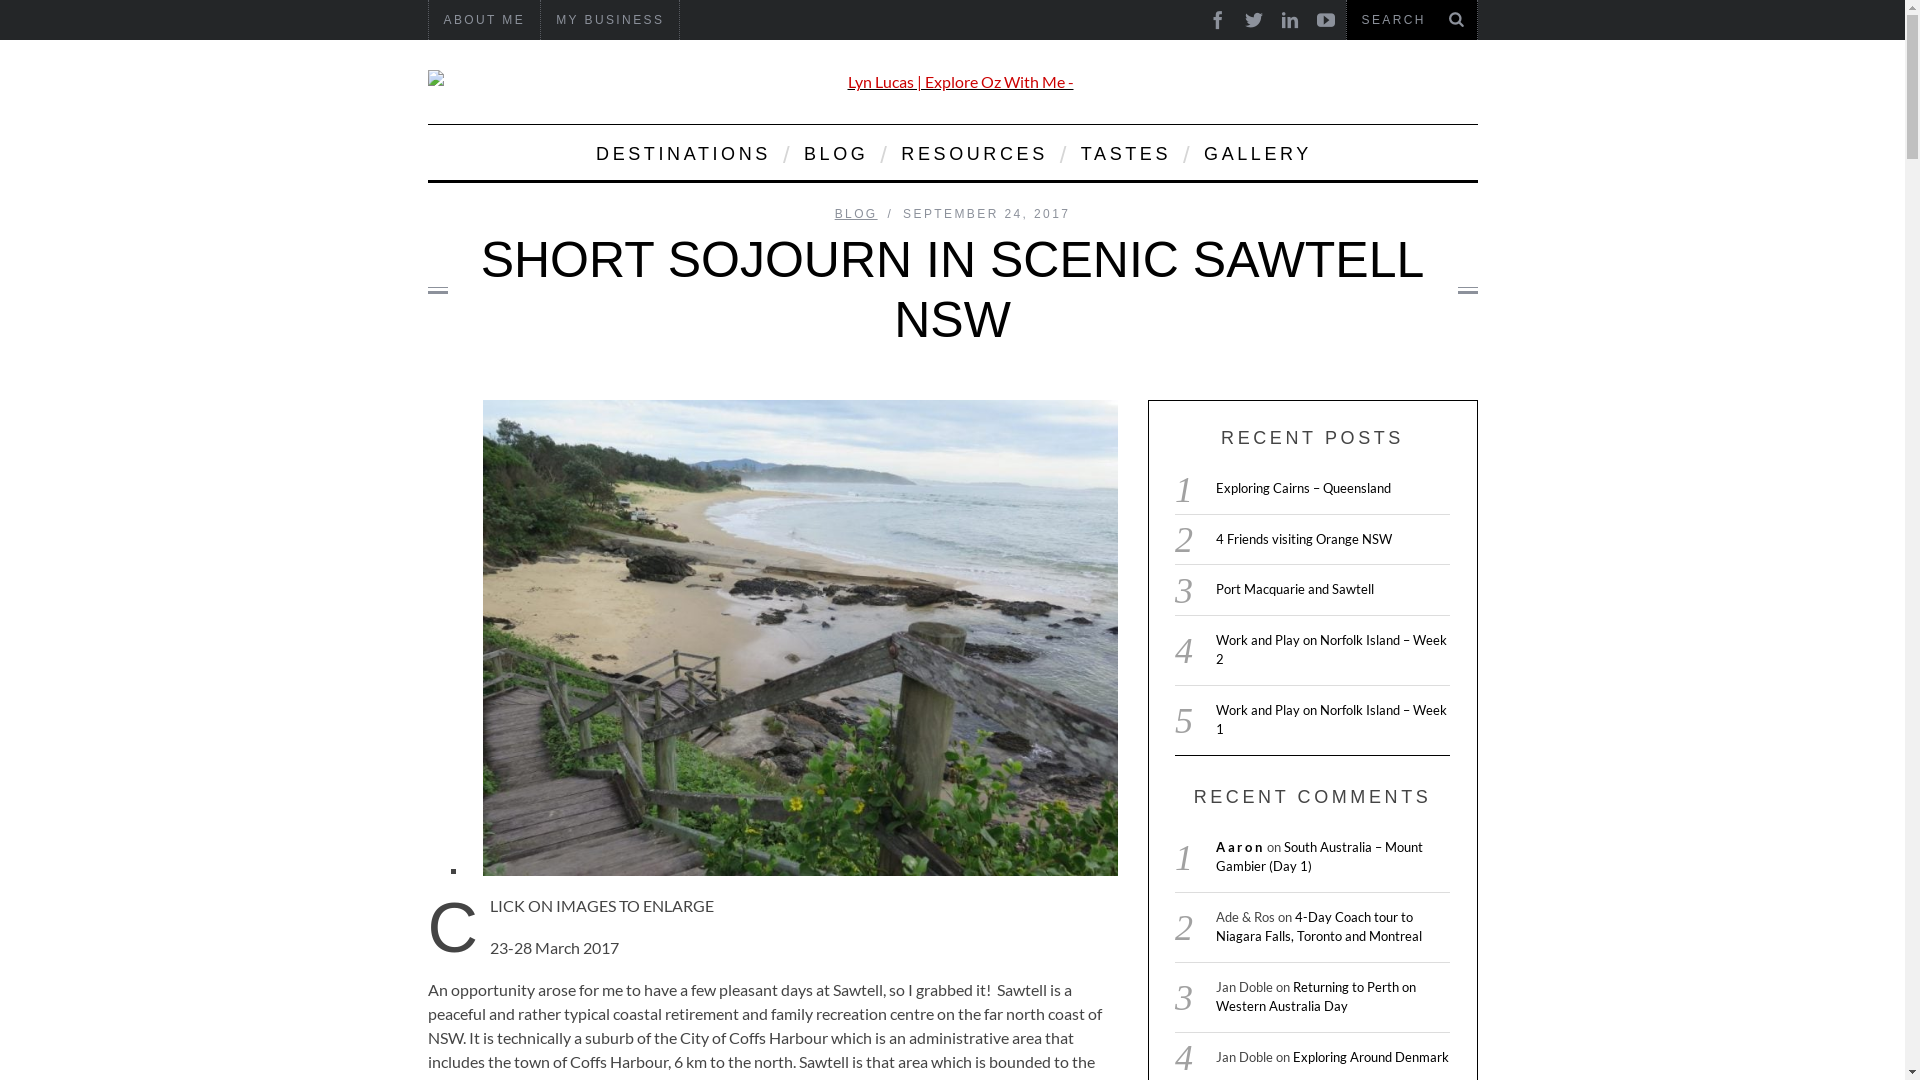 This screenshot has width=1920, height=1080. Describe the element at coordinates (1124, 151) in the screenshot. I see `'TASTES'` at that location.